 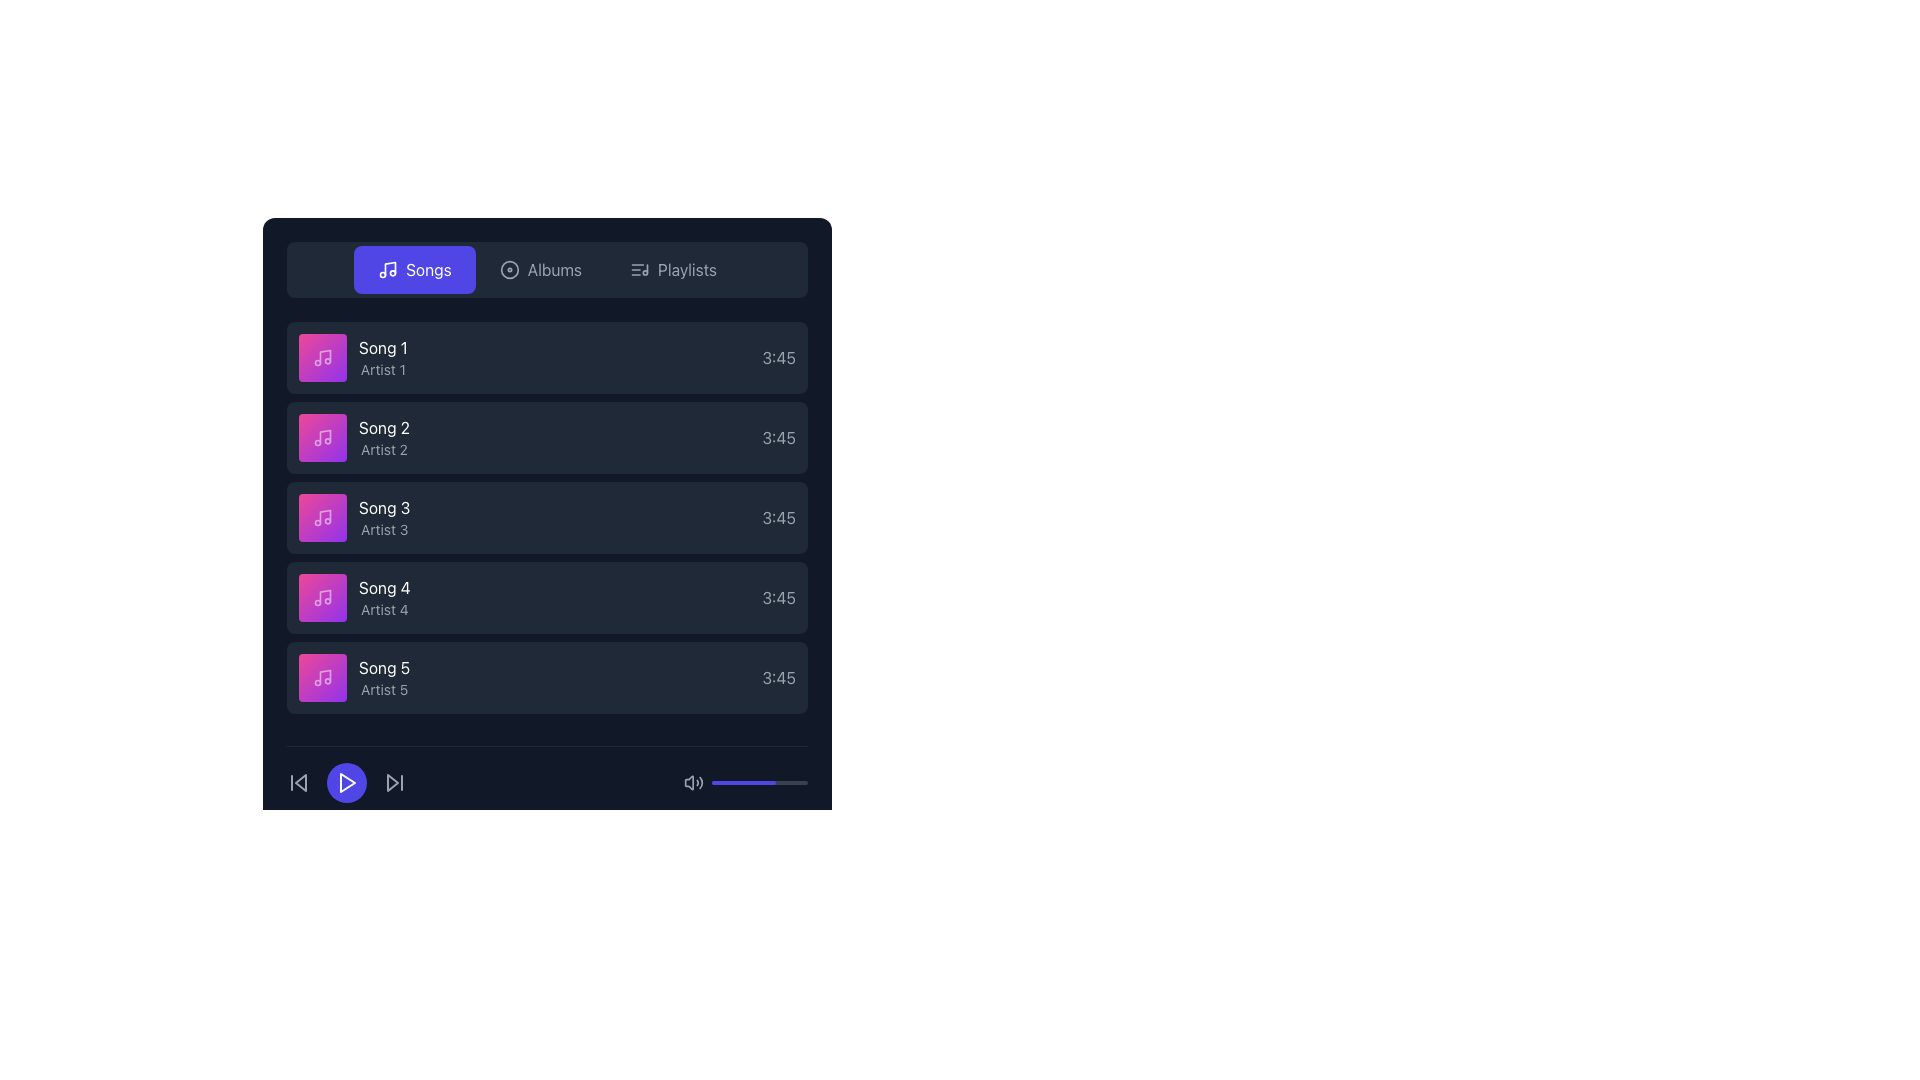 I want to click on the playback control bar located at the bottom of the interface, so click(x=547, y=782).